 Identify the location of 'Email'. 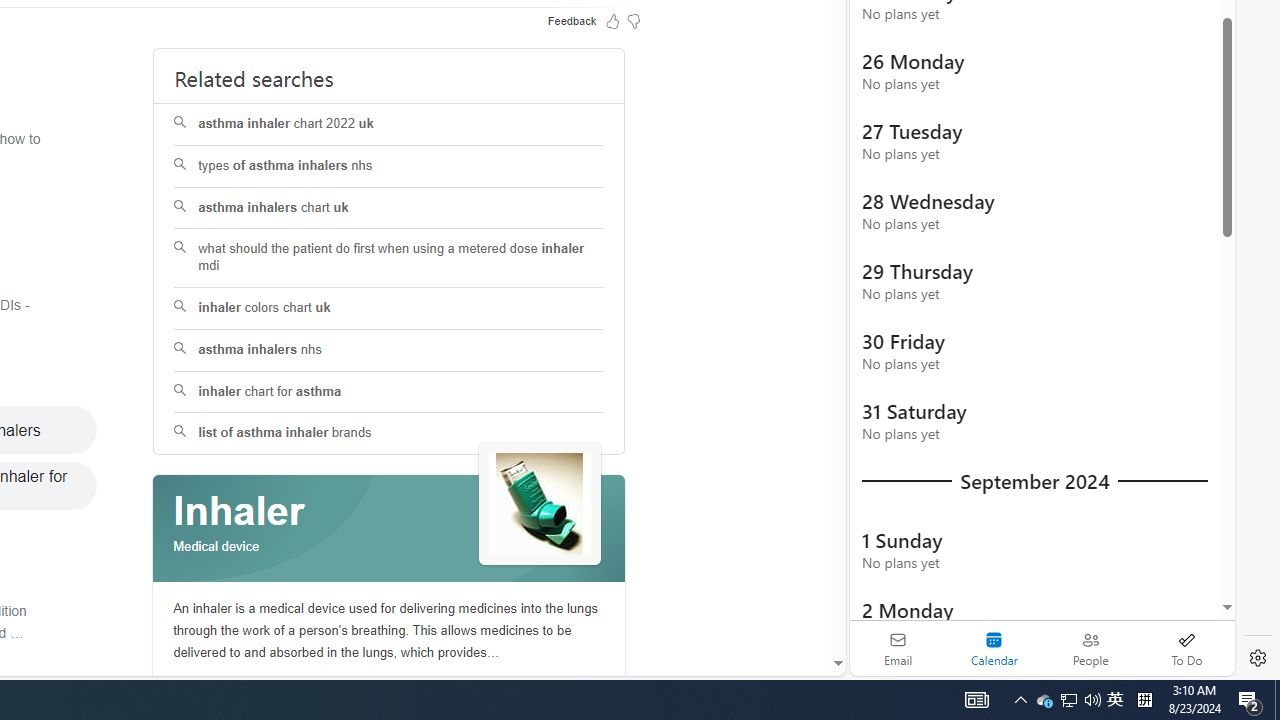
(897, 648).